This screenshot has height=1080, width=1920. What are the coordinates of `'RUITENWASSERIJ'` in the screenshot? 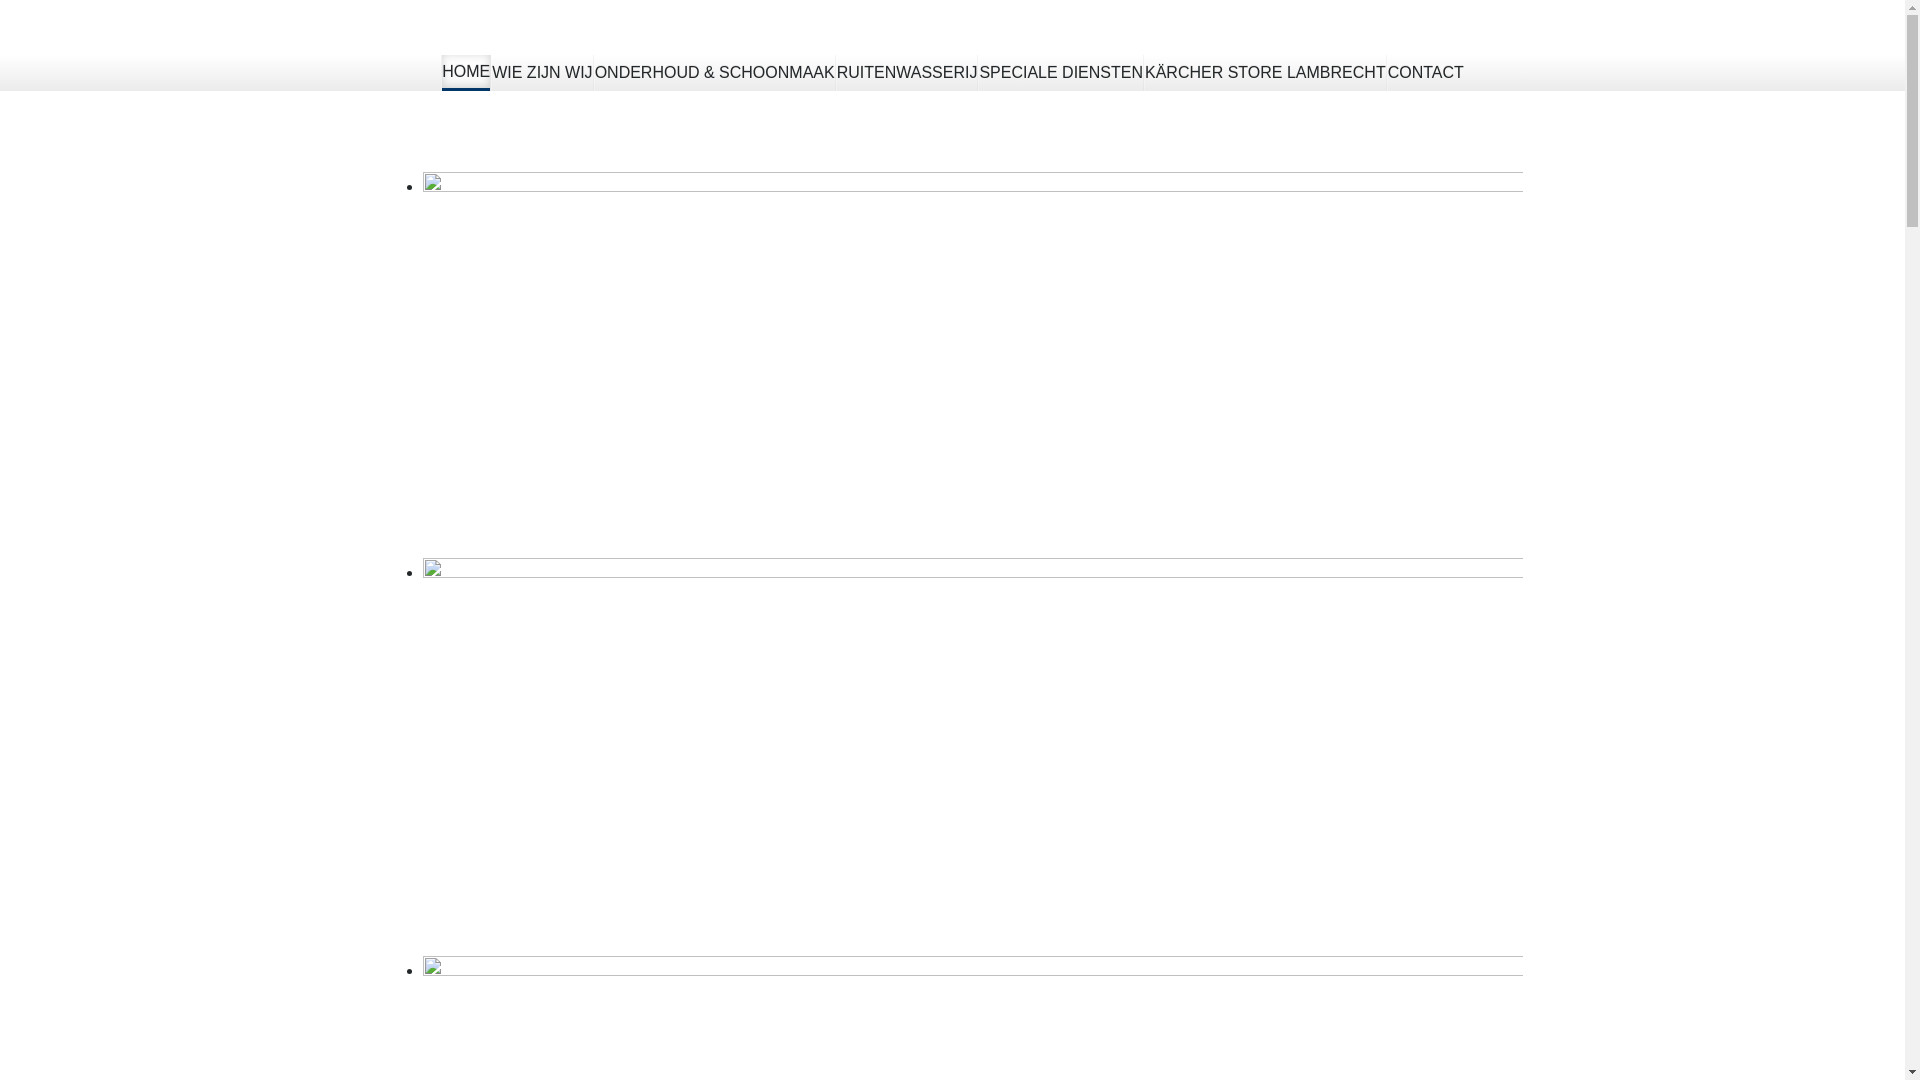 It's located at (906, 72).